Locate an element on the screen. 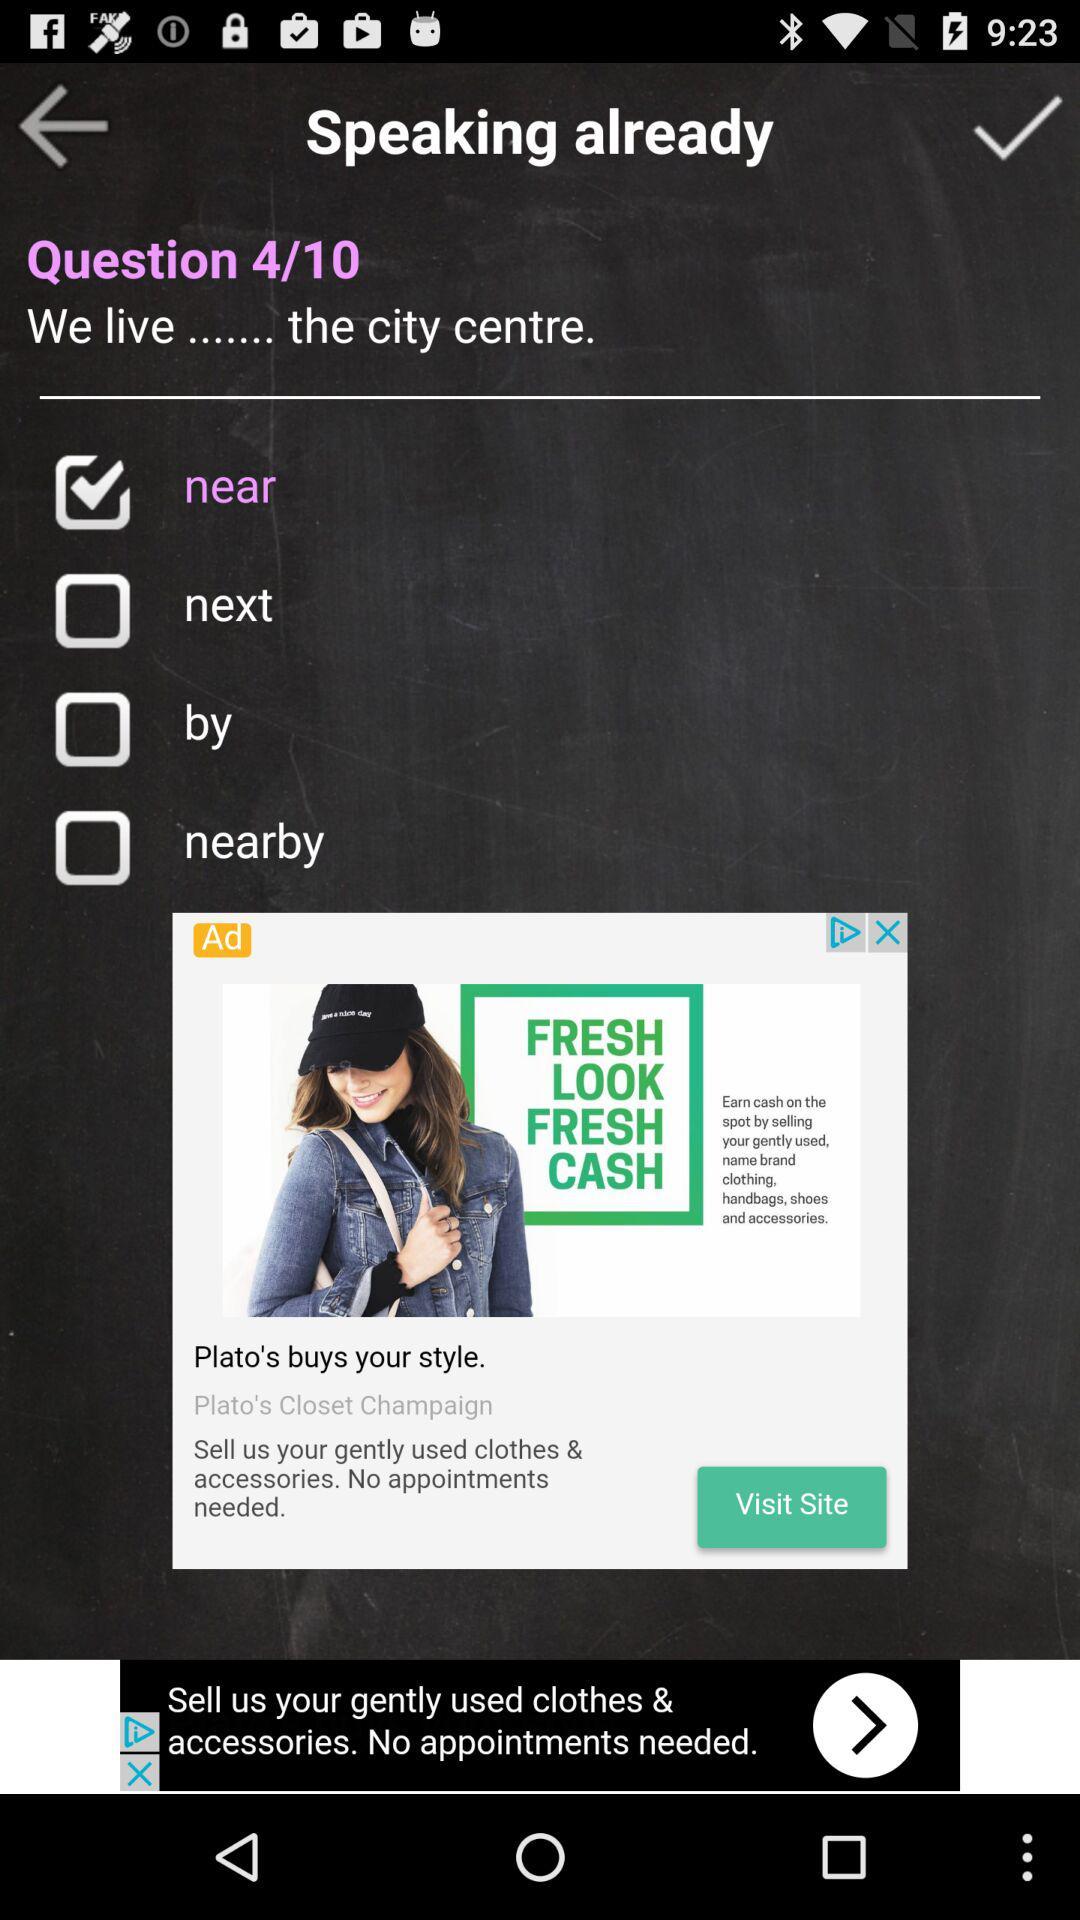 The image size is (1080, 1920). open advertisement is located at coordinates (540, 1239).